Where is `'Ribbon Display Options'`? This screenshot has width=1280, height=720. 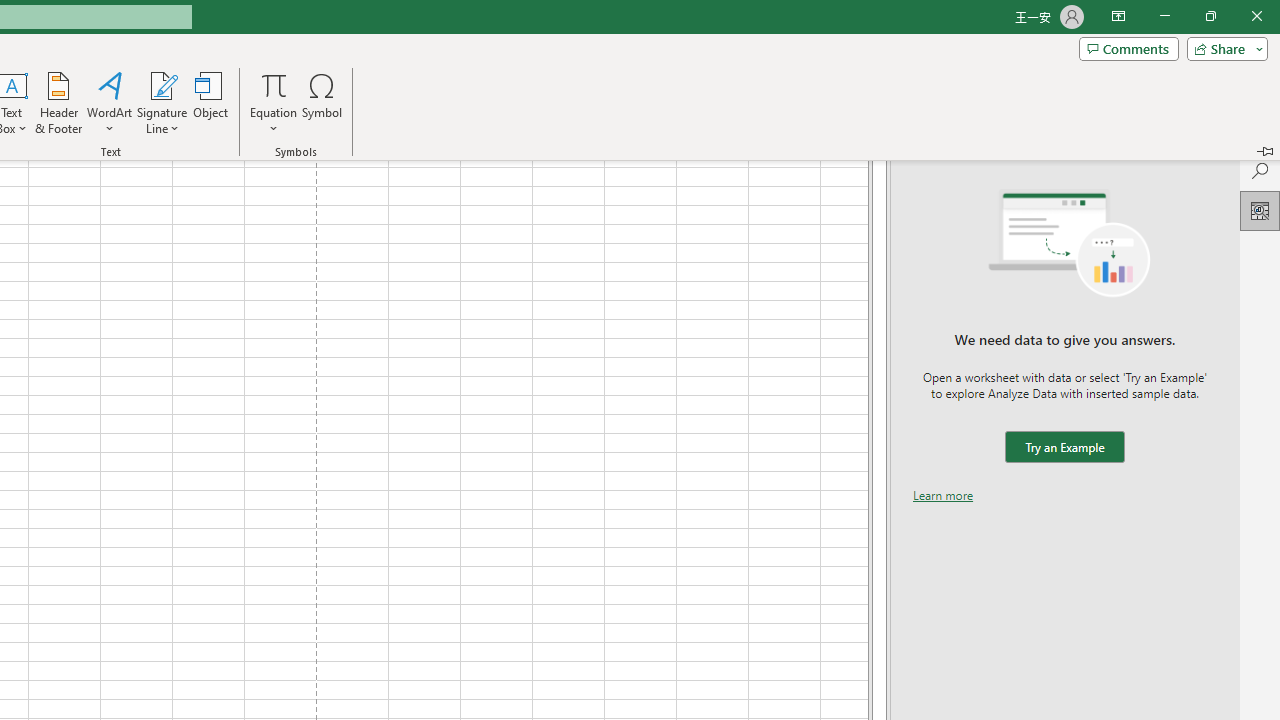 'Ribbon Display Options' is located at coordinates (1117, 16).